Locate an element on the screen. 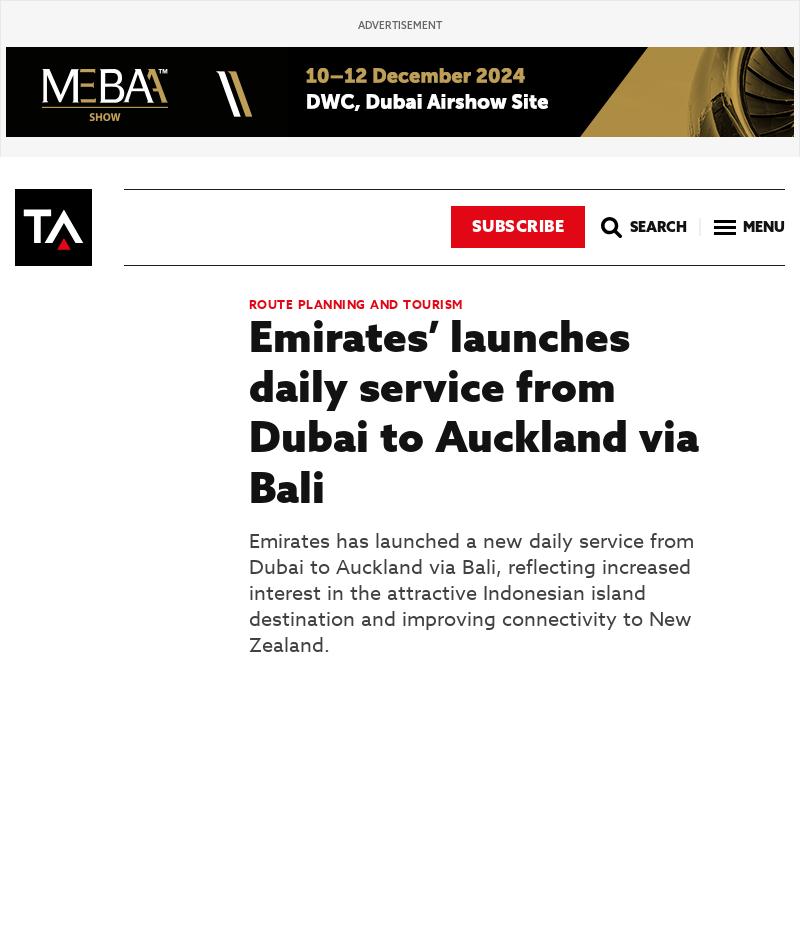 The width and height of the screenshot is (800, 930). 'Most viewed' is located at coordinates (14, 151).